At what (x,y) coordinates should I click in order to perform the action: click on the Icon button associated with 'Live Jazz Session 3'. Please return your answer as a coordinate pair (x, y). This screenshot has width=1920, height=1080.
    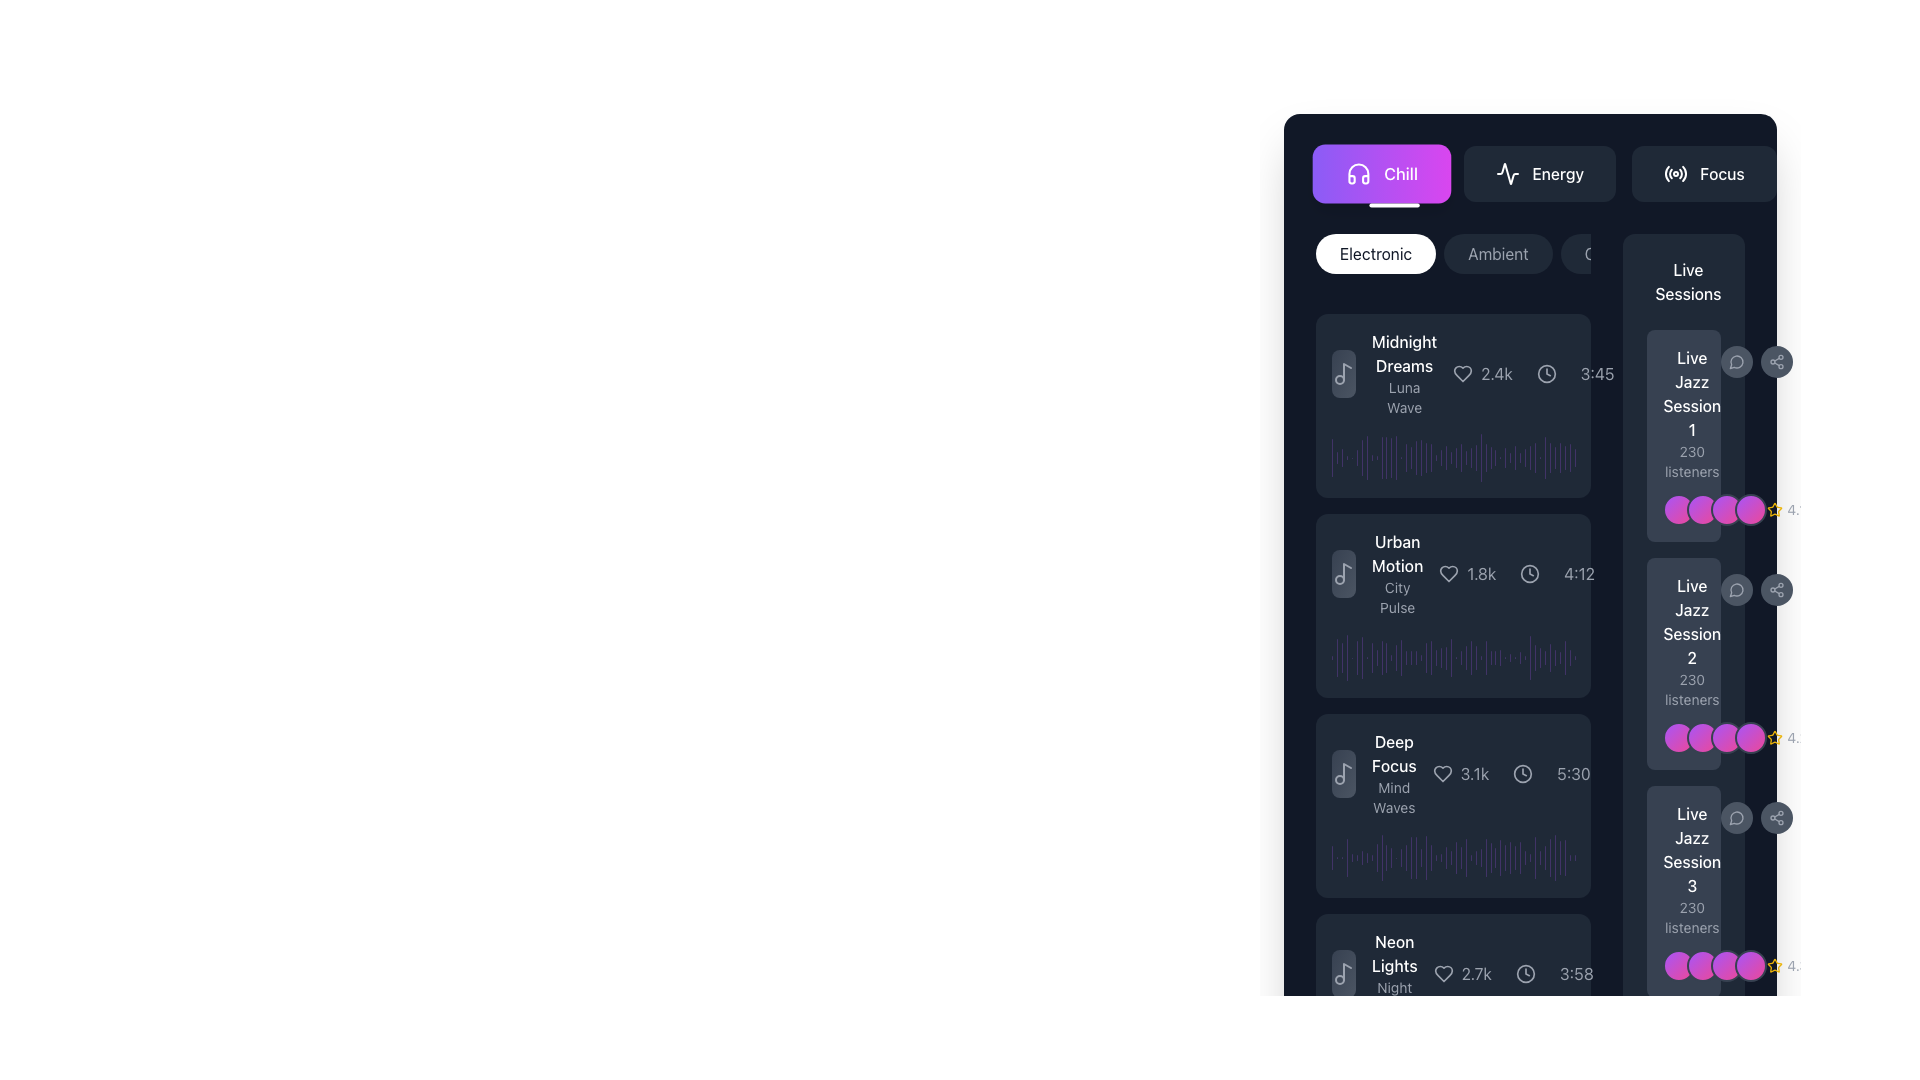
    Looking at the image, I should click on (1736, 817).